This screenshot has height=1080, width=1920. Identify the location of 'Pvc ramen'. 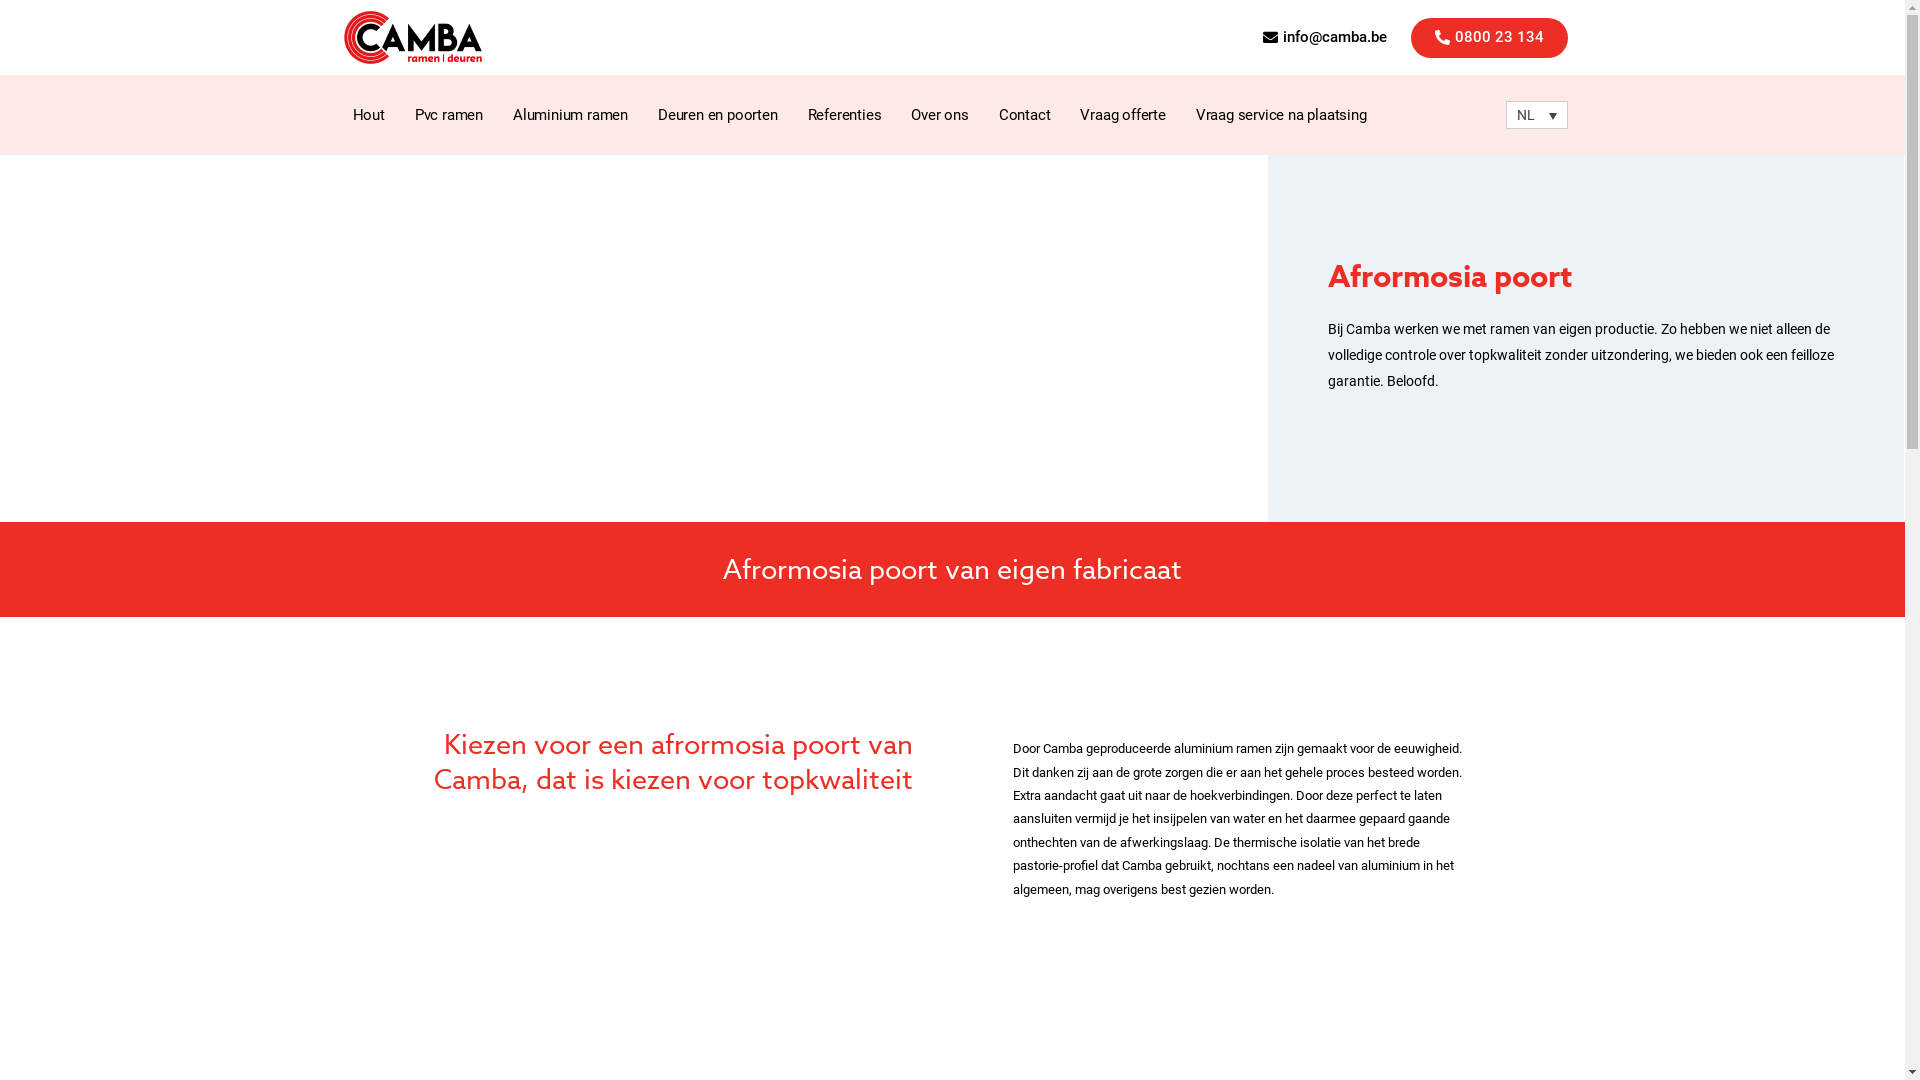
(448, 115).